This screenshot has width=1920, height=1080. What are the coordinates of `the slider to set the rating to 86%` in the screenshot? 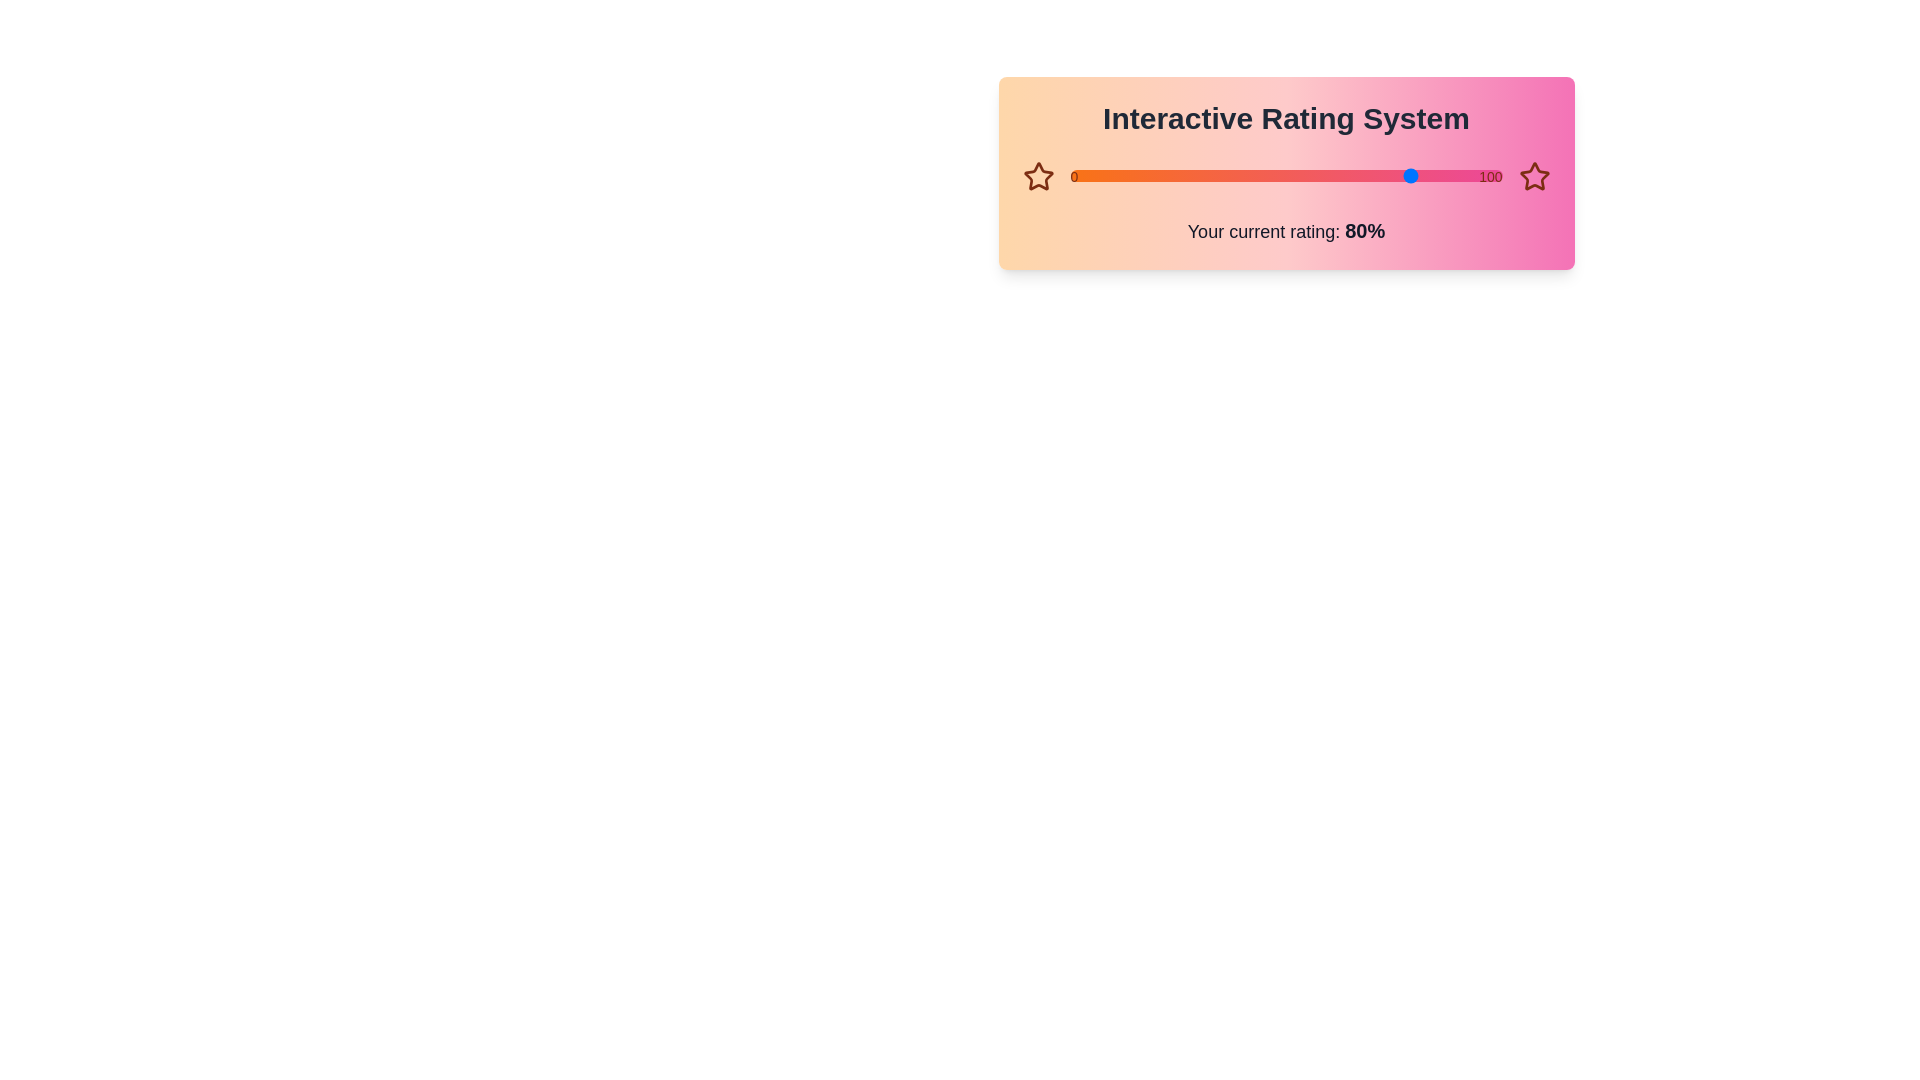 It's located at (1069, 175).